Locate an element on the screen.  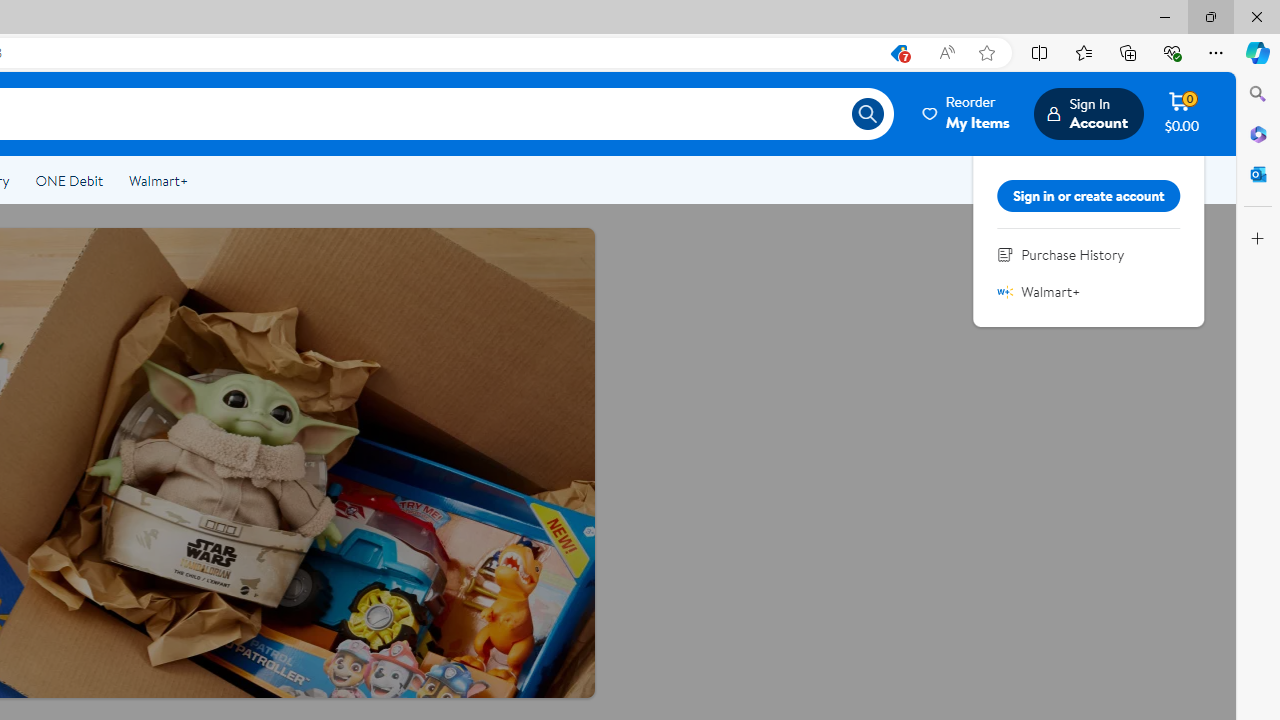
'Search icon' is located at coordinates (867, 114).